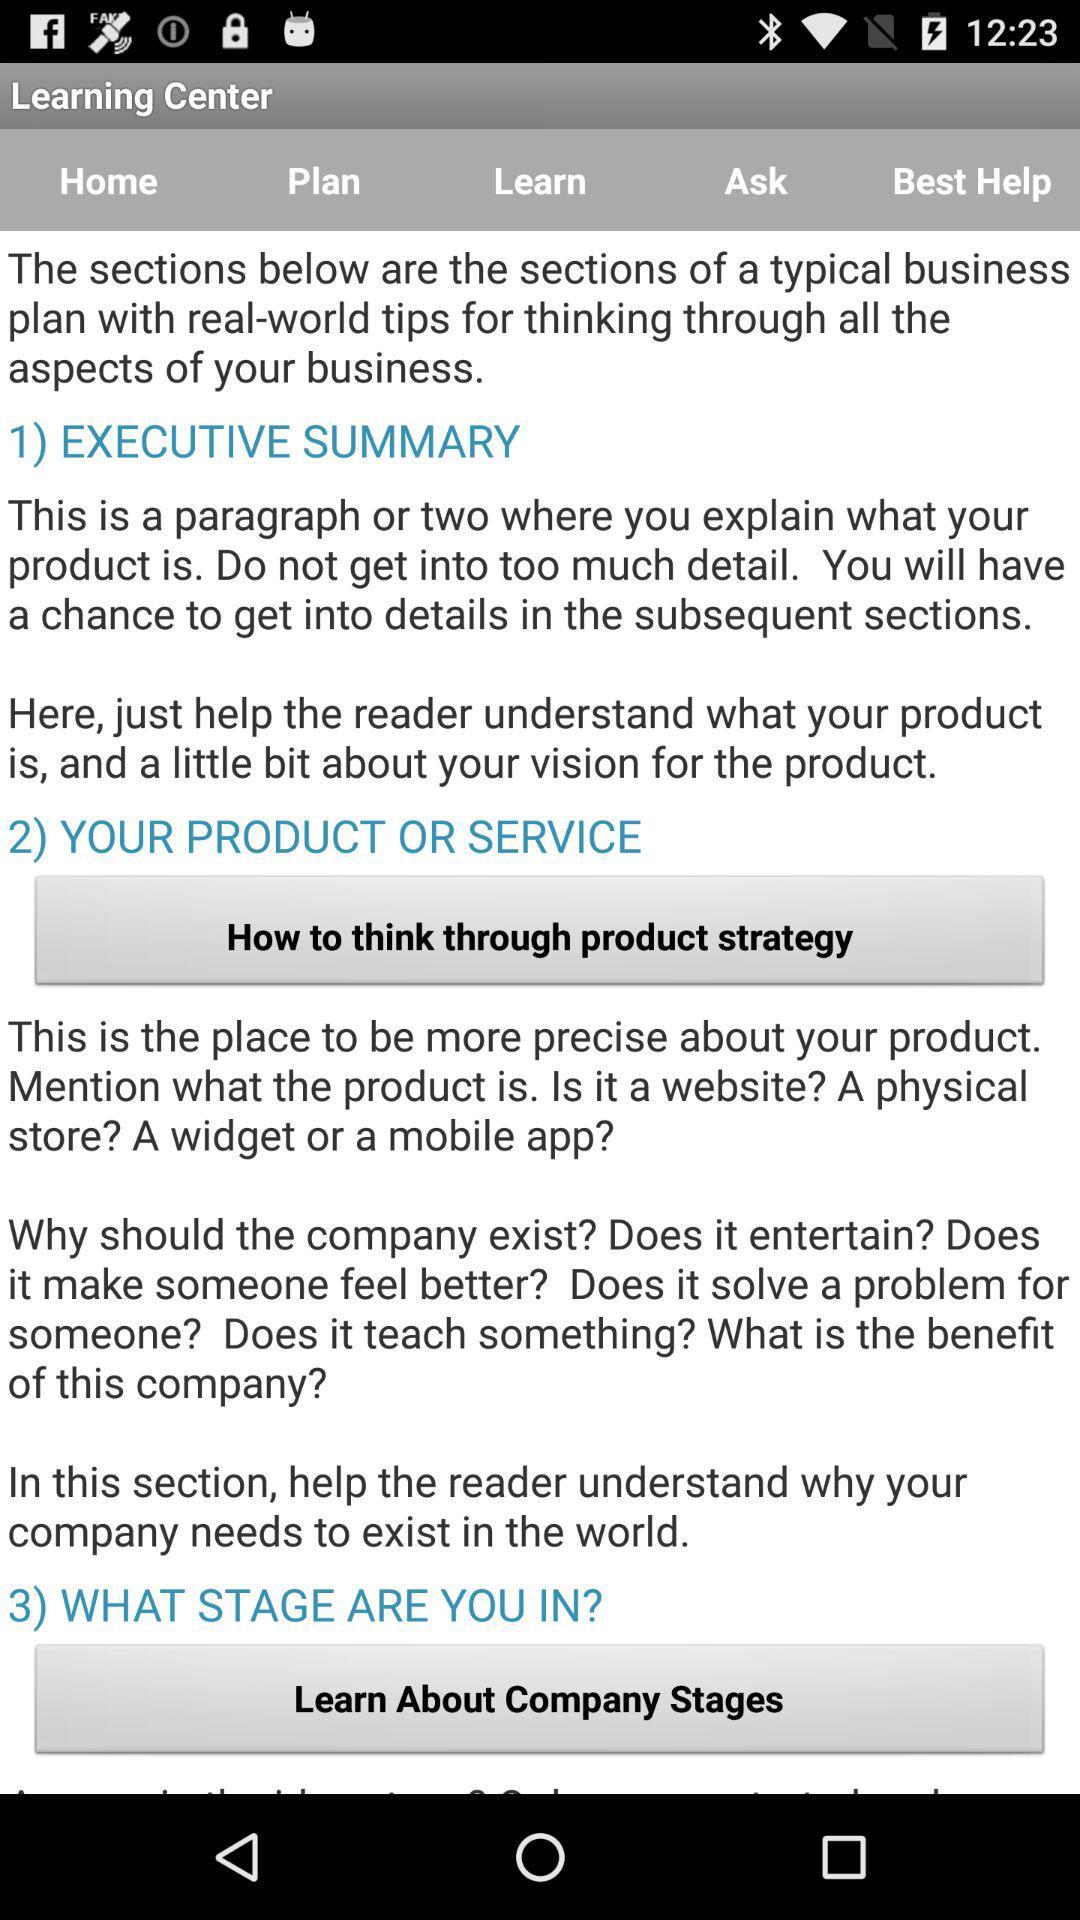 This screenshot has width=1080, height=1920. Describe the element at coordinates (756, 180) in the screenshot. I see `ask item` at that location.